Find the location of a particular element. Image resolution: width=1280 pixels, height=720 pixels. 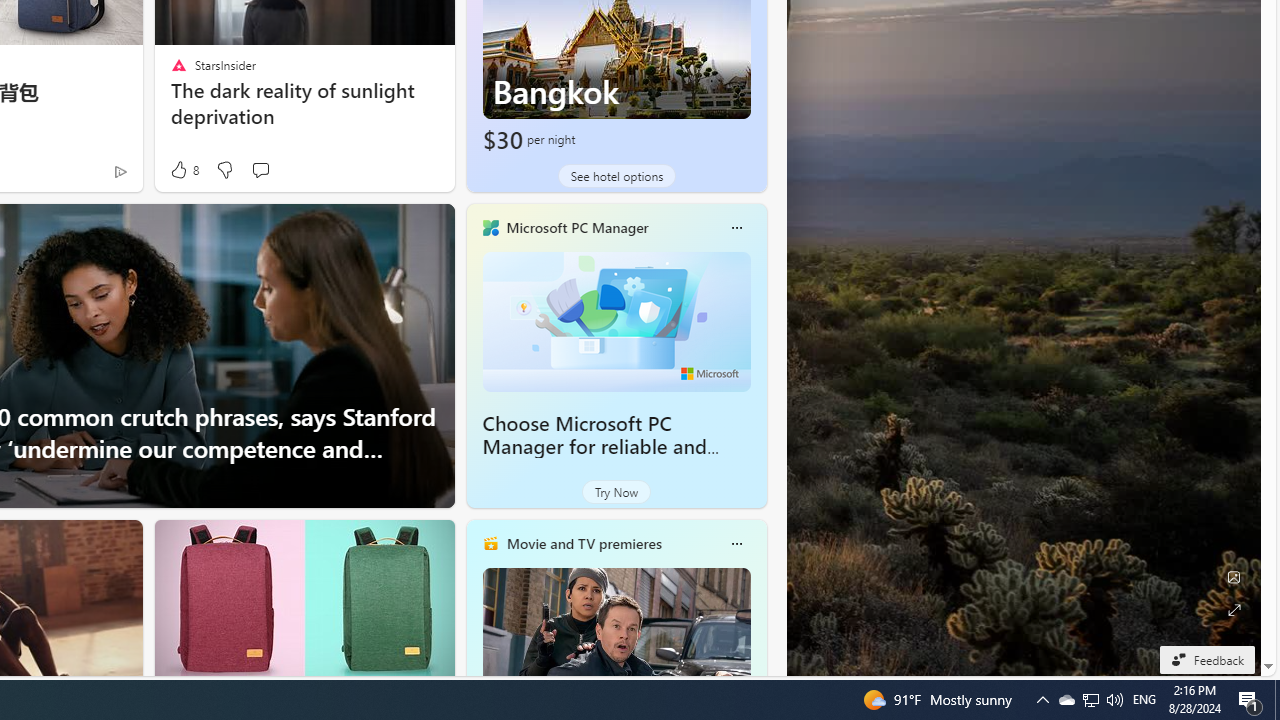

'See hotel options' is located at coordinates (615, 175).